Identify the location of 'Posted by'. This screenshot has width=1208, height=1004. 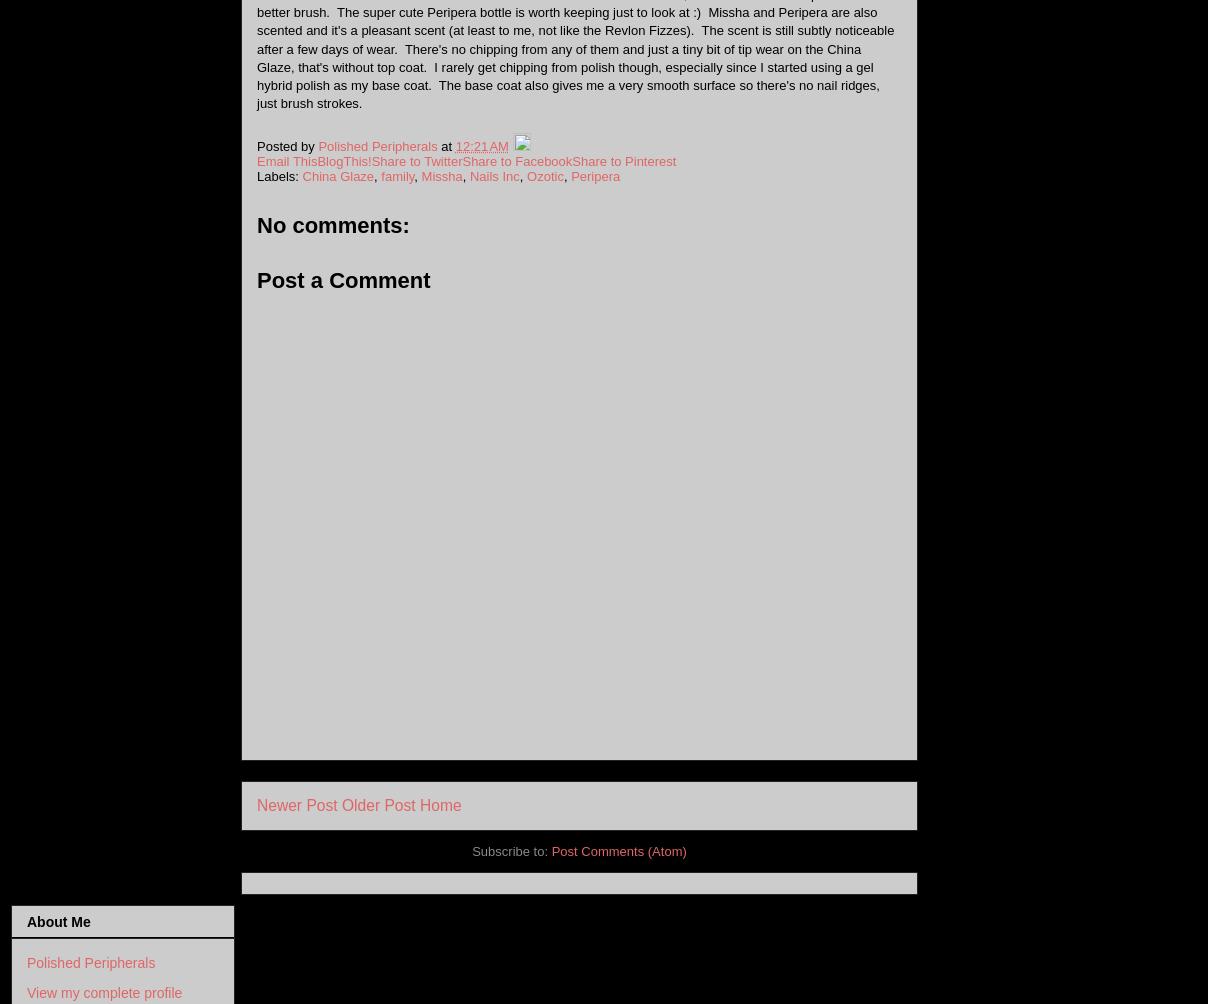
(287, 144).